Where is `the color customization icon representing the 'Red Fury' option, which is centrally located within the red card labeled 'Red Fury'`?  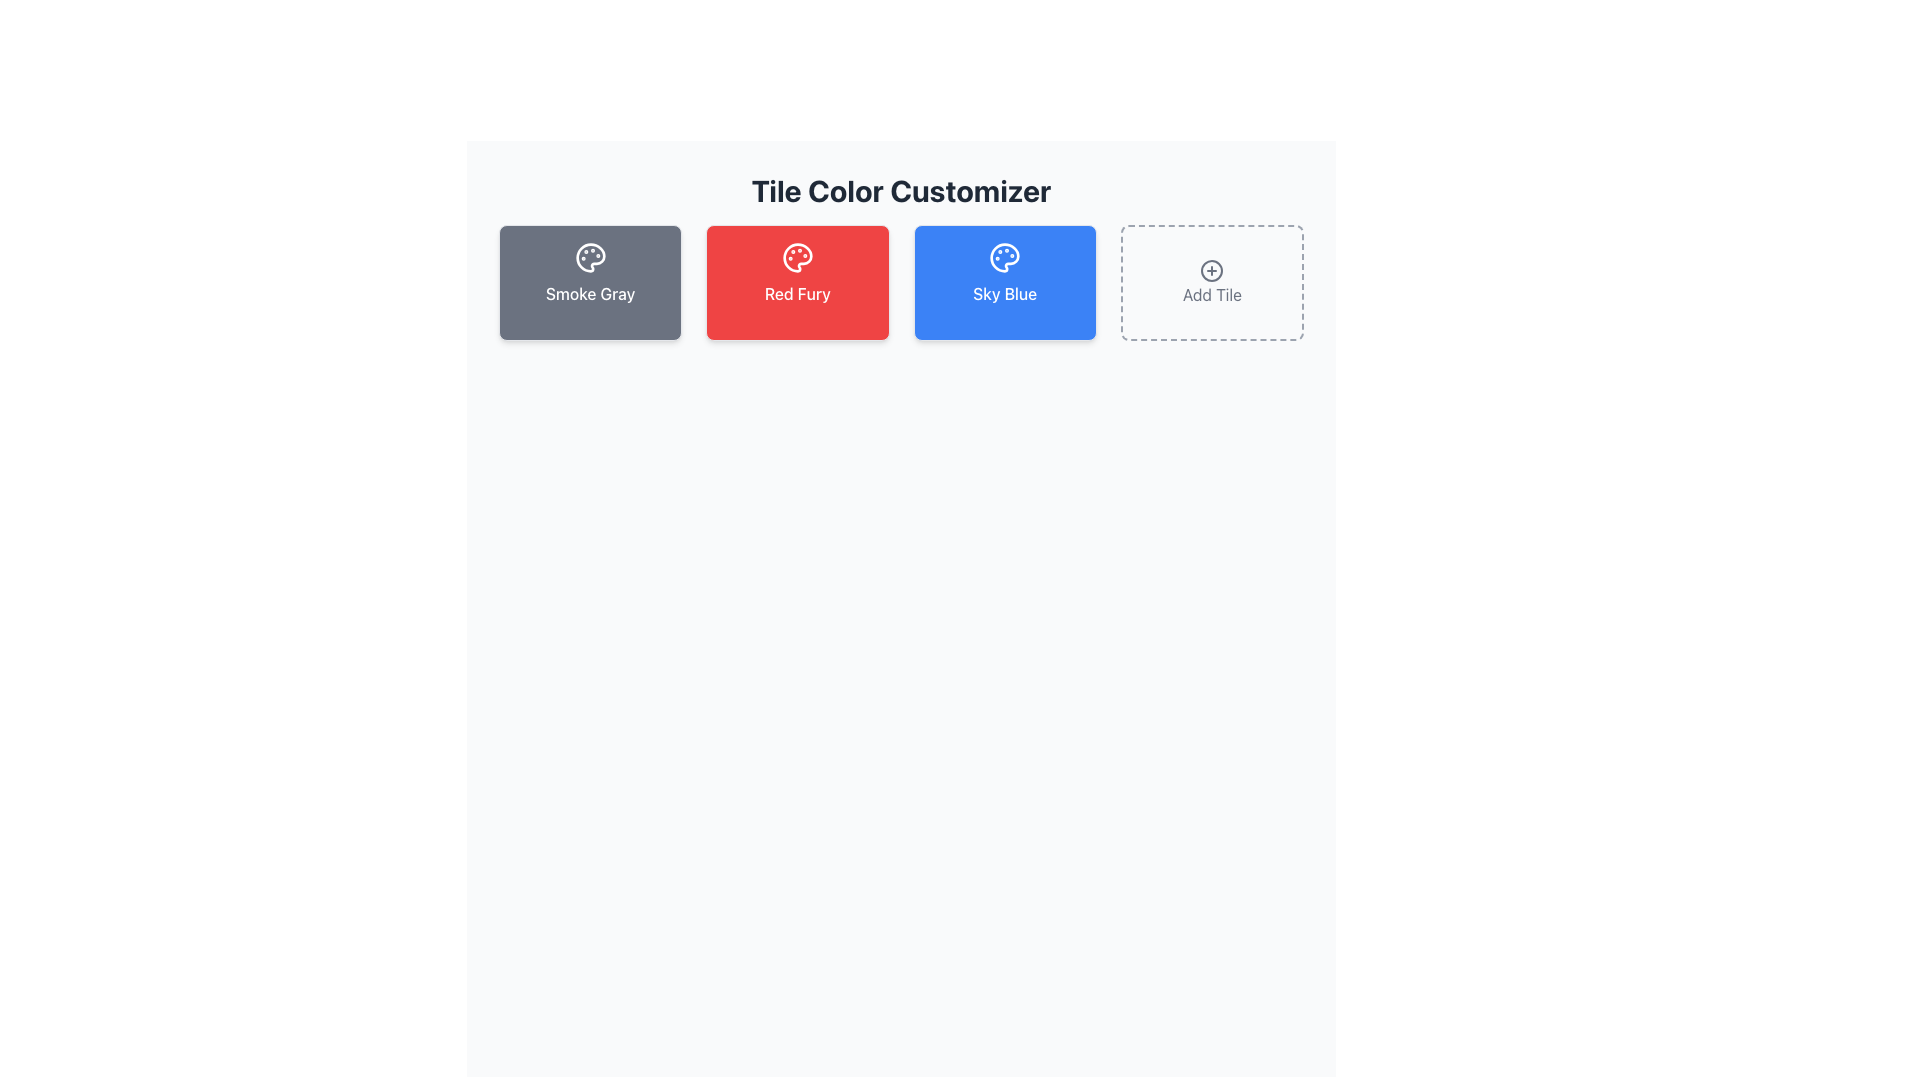 the color customization icon representing the 'Red Fury' option, which is centrally located within the red card labeled 'Red Fury' is located at coordinates (796, 257).